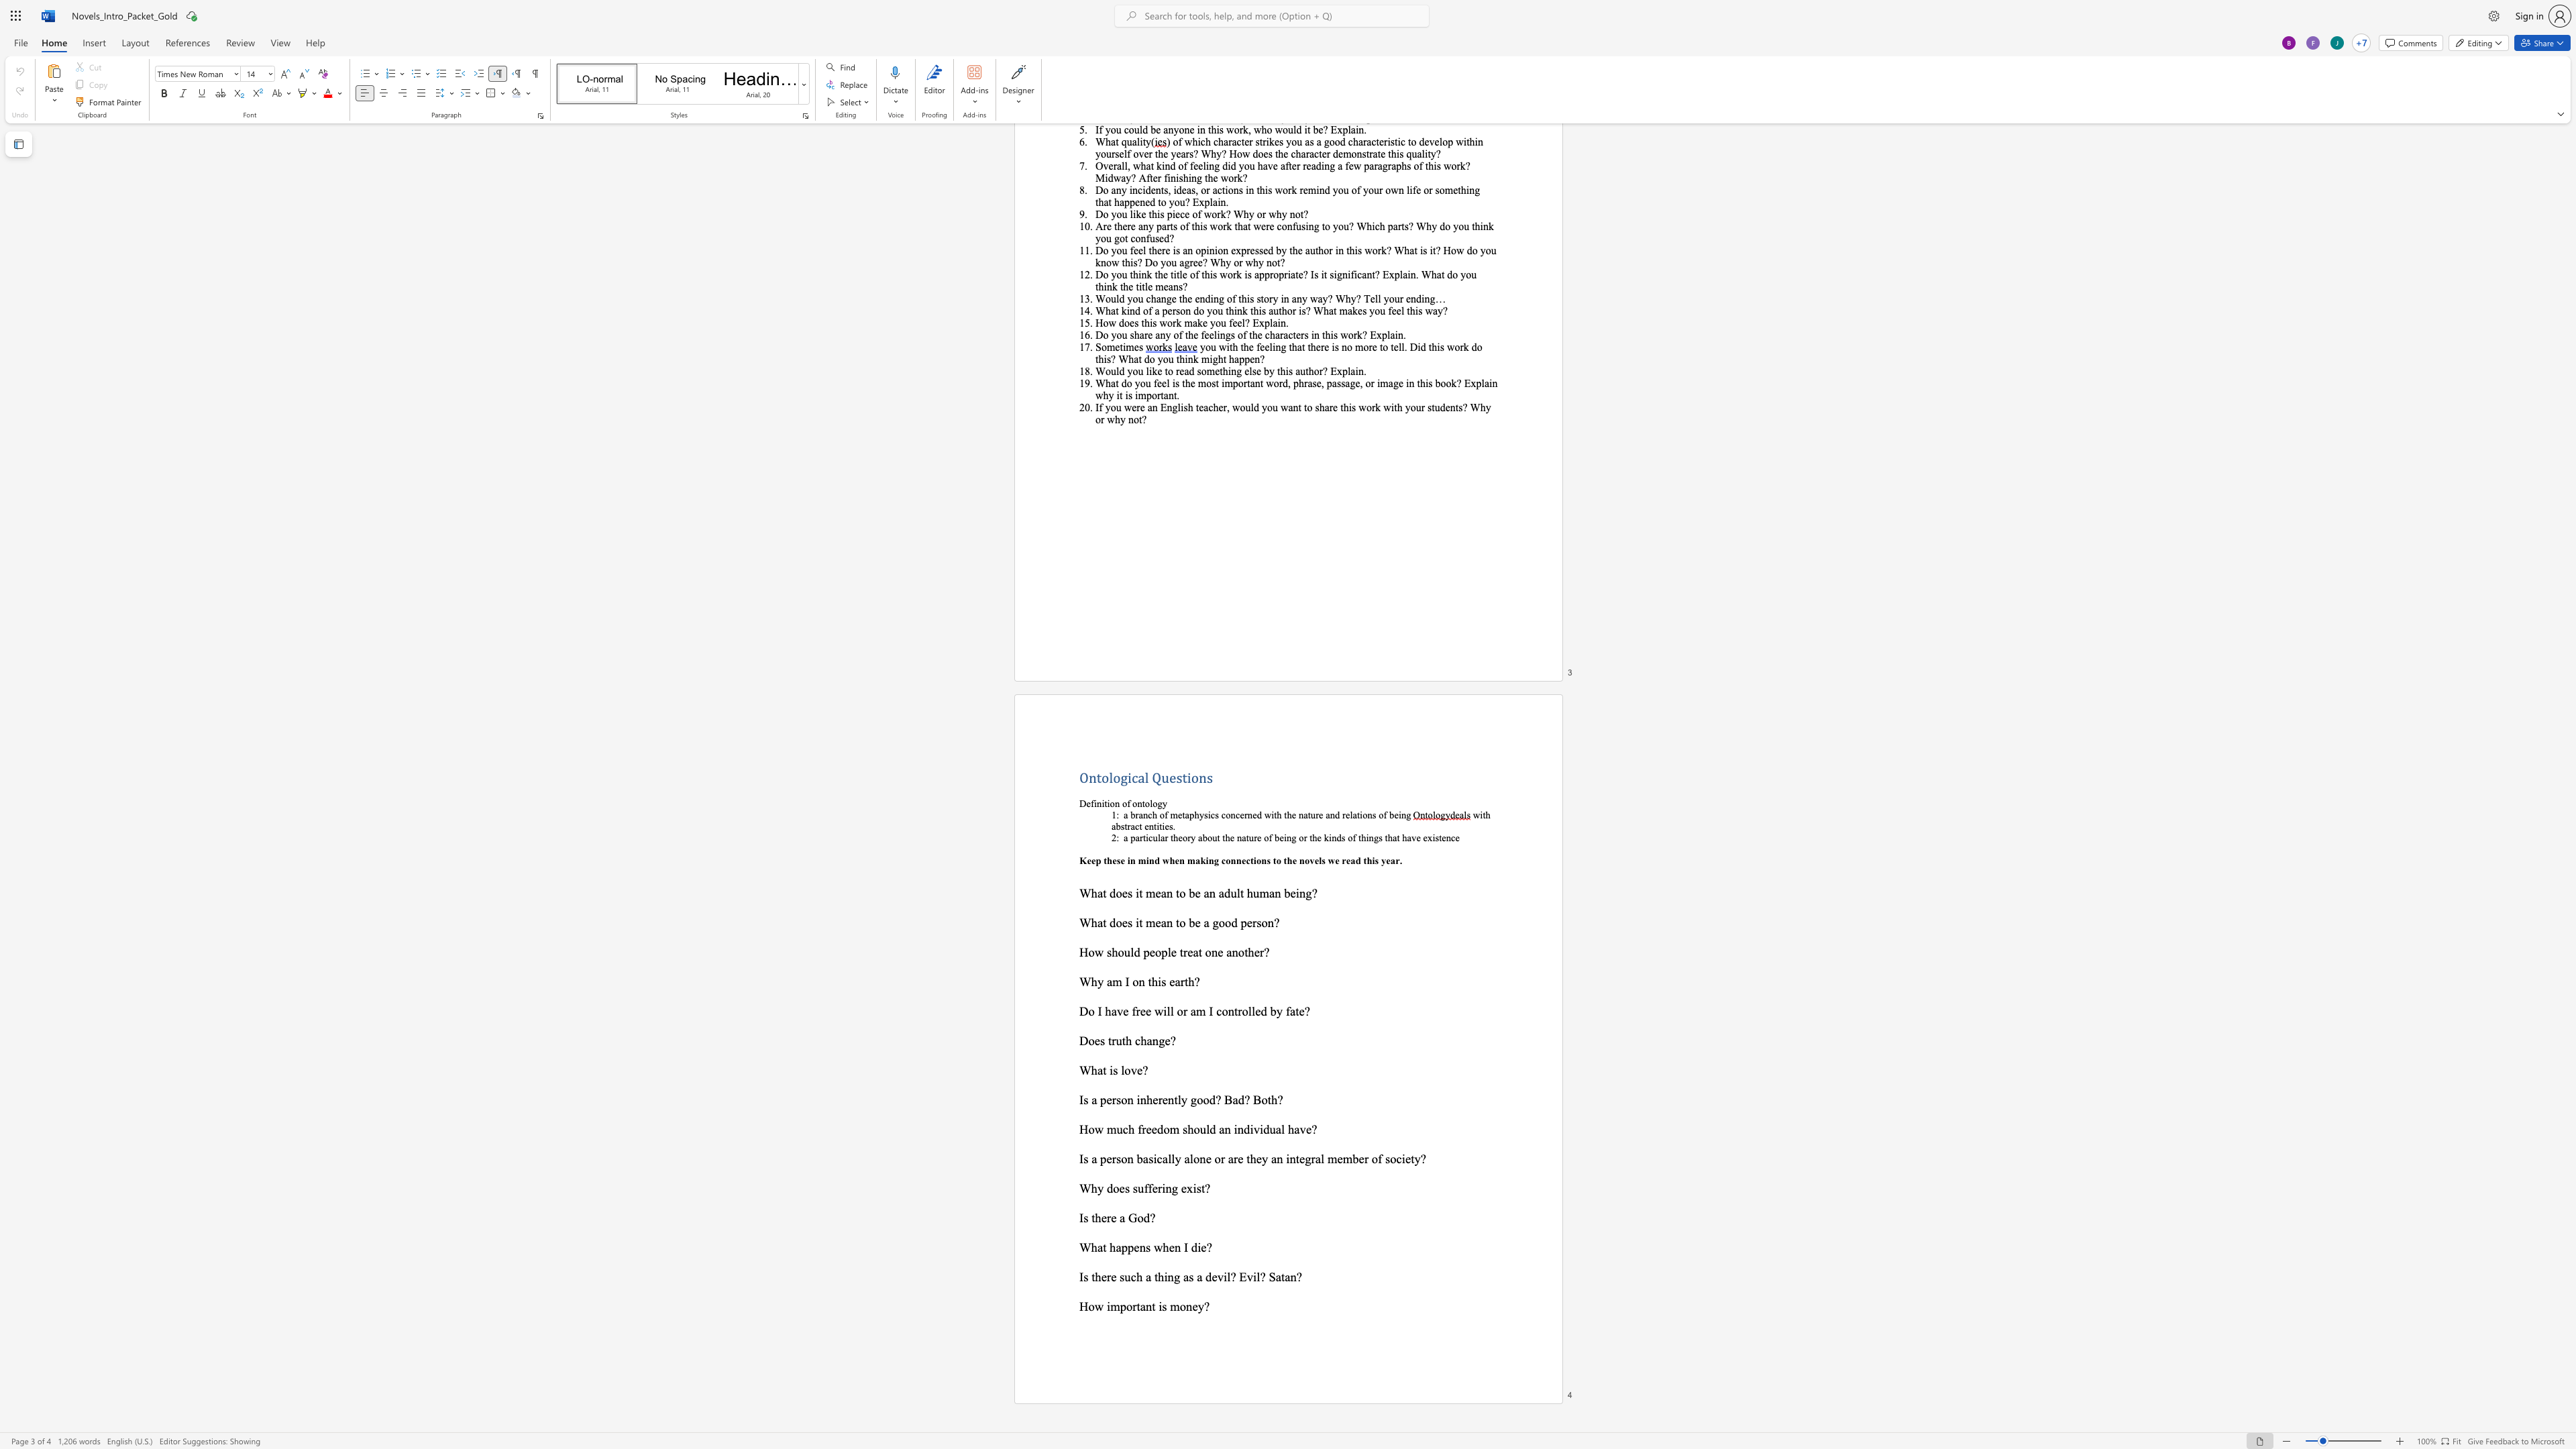  I want to click on the space between the continuous character "o" and "u" in the text, so click(1199, 1129).